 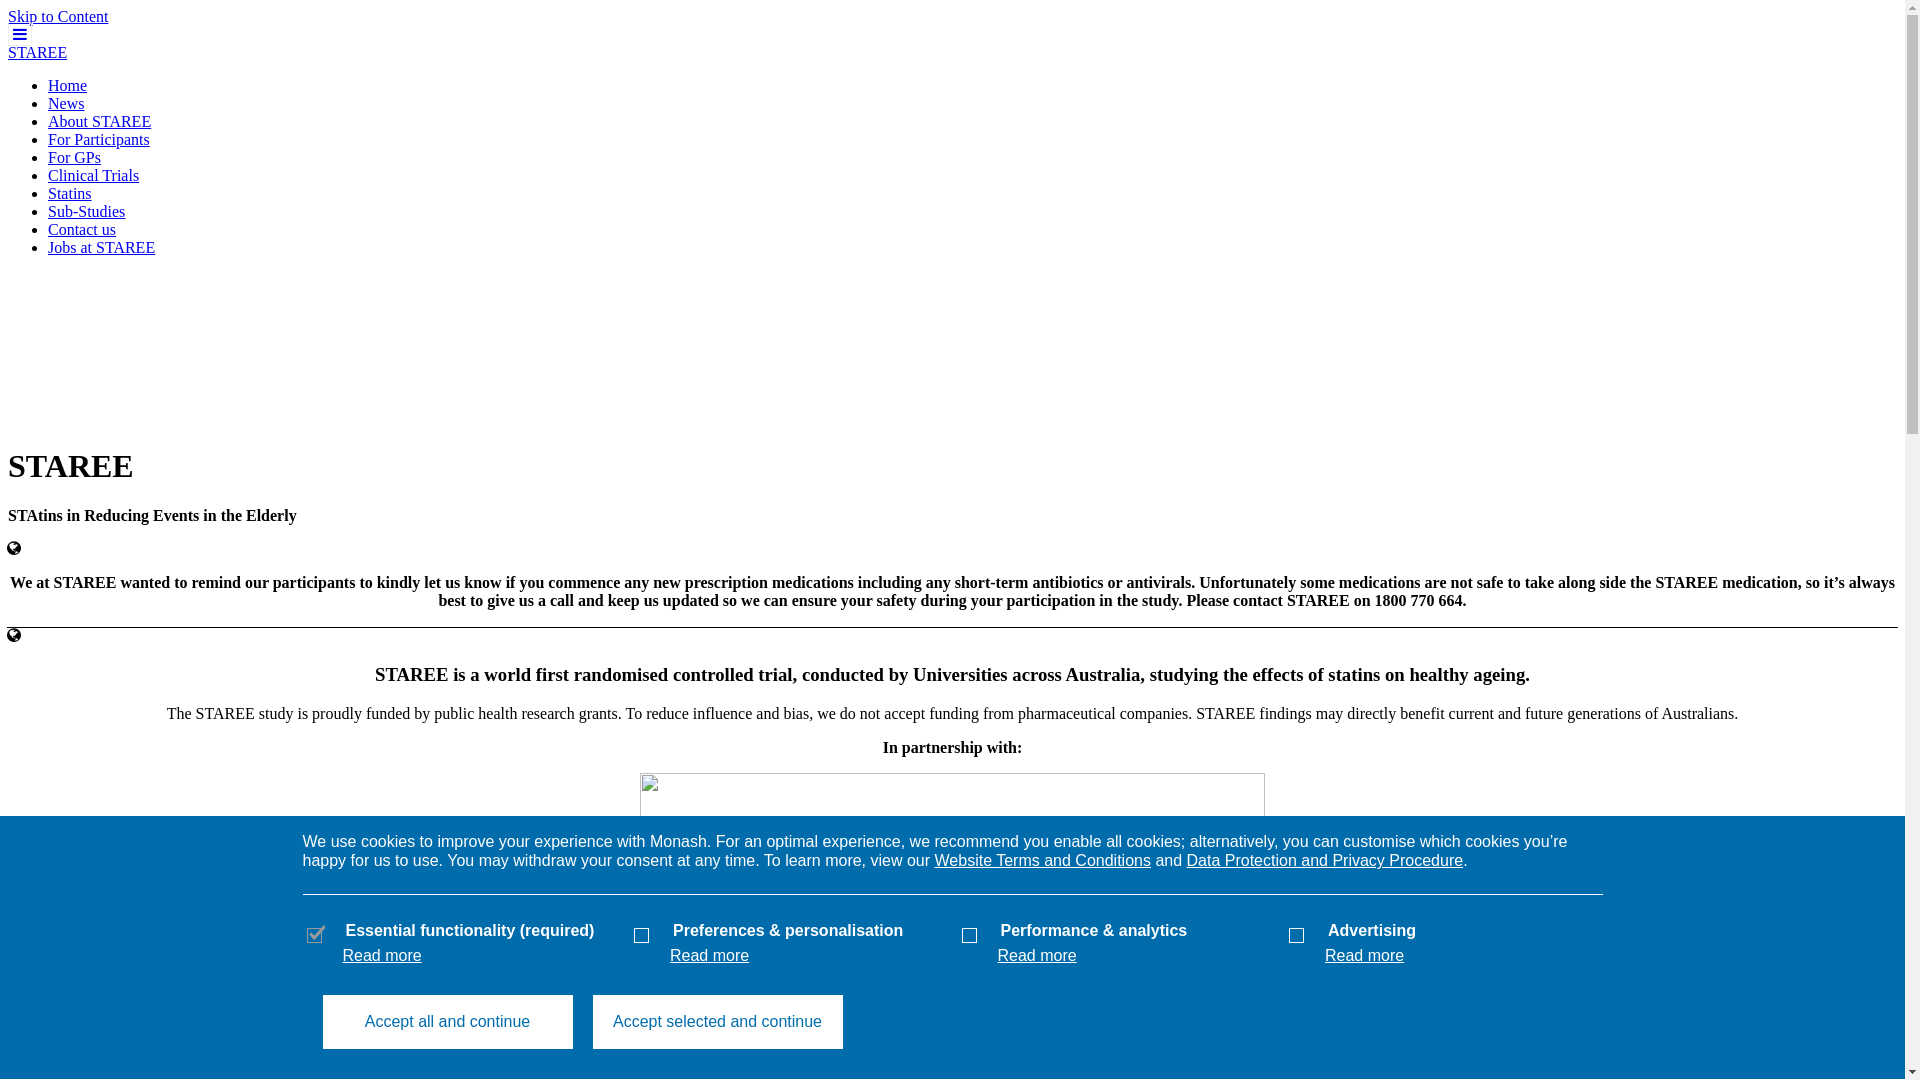 What do you see at coordinates (1041, 859) in the screenshot?
I see `'Website Terms and Conditions'` at bounding box center [1041, 859].